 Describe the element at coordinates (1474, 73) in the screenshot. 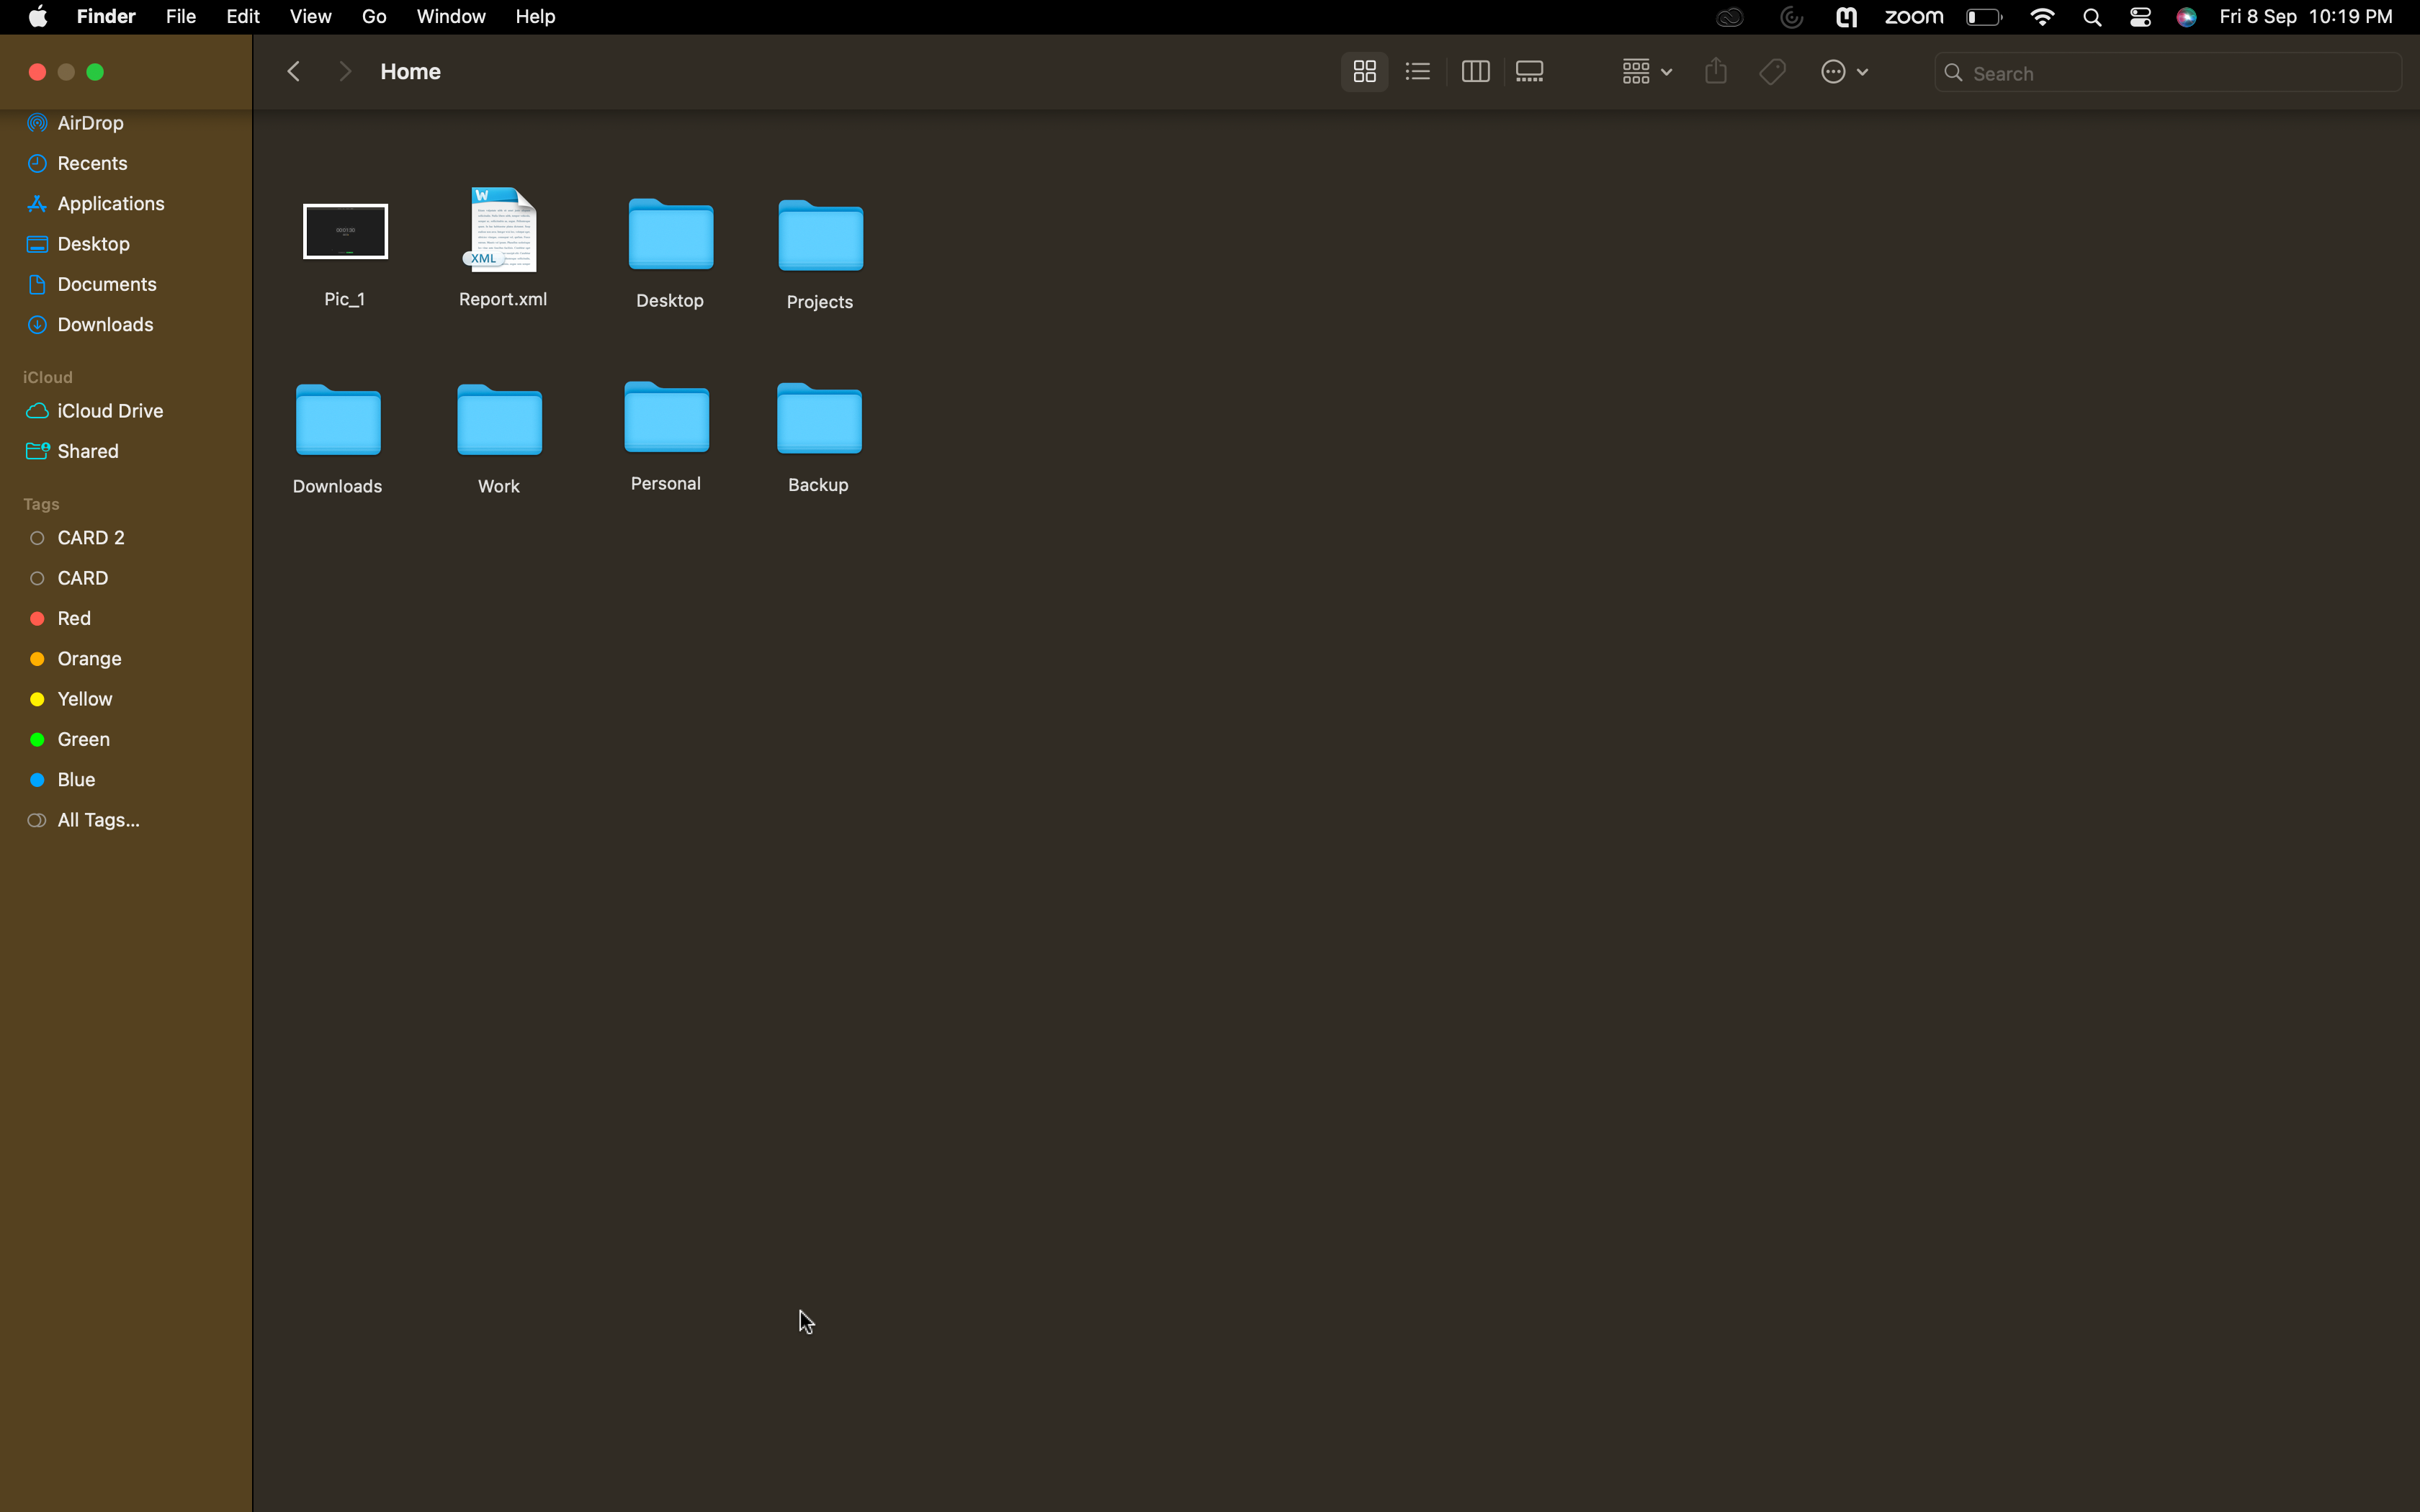

I see `Change to tab view` at that location.